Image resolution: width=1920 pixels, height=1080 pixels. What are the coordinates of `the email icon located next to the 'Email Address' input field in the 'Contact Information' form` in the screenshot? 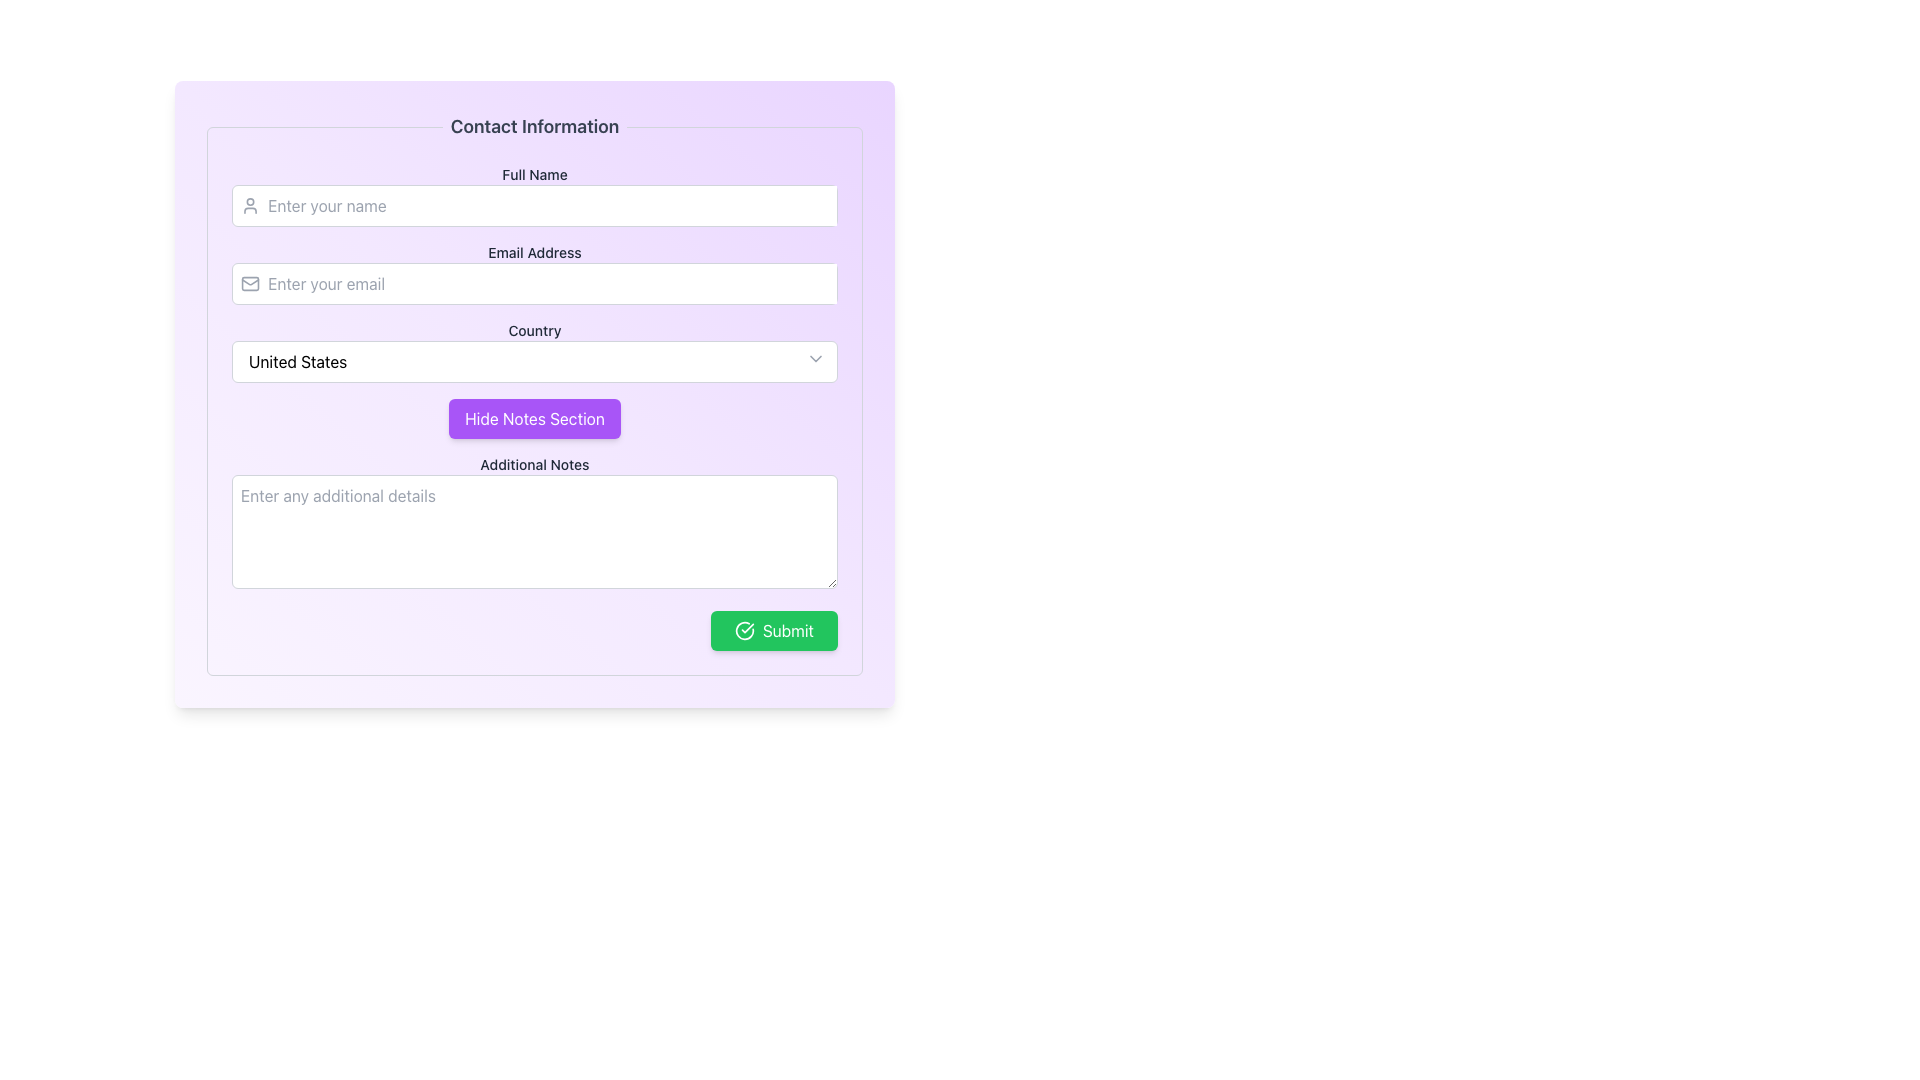 It's located at (249, 284).